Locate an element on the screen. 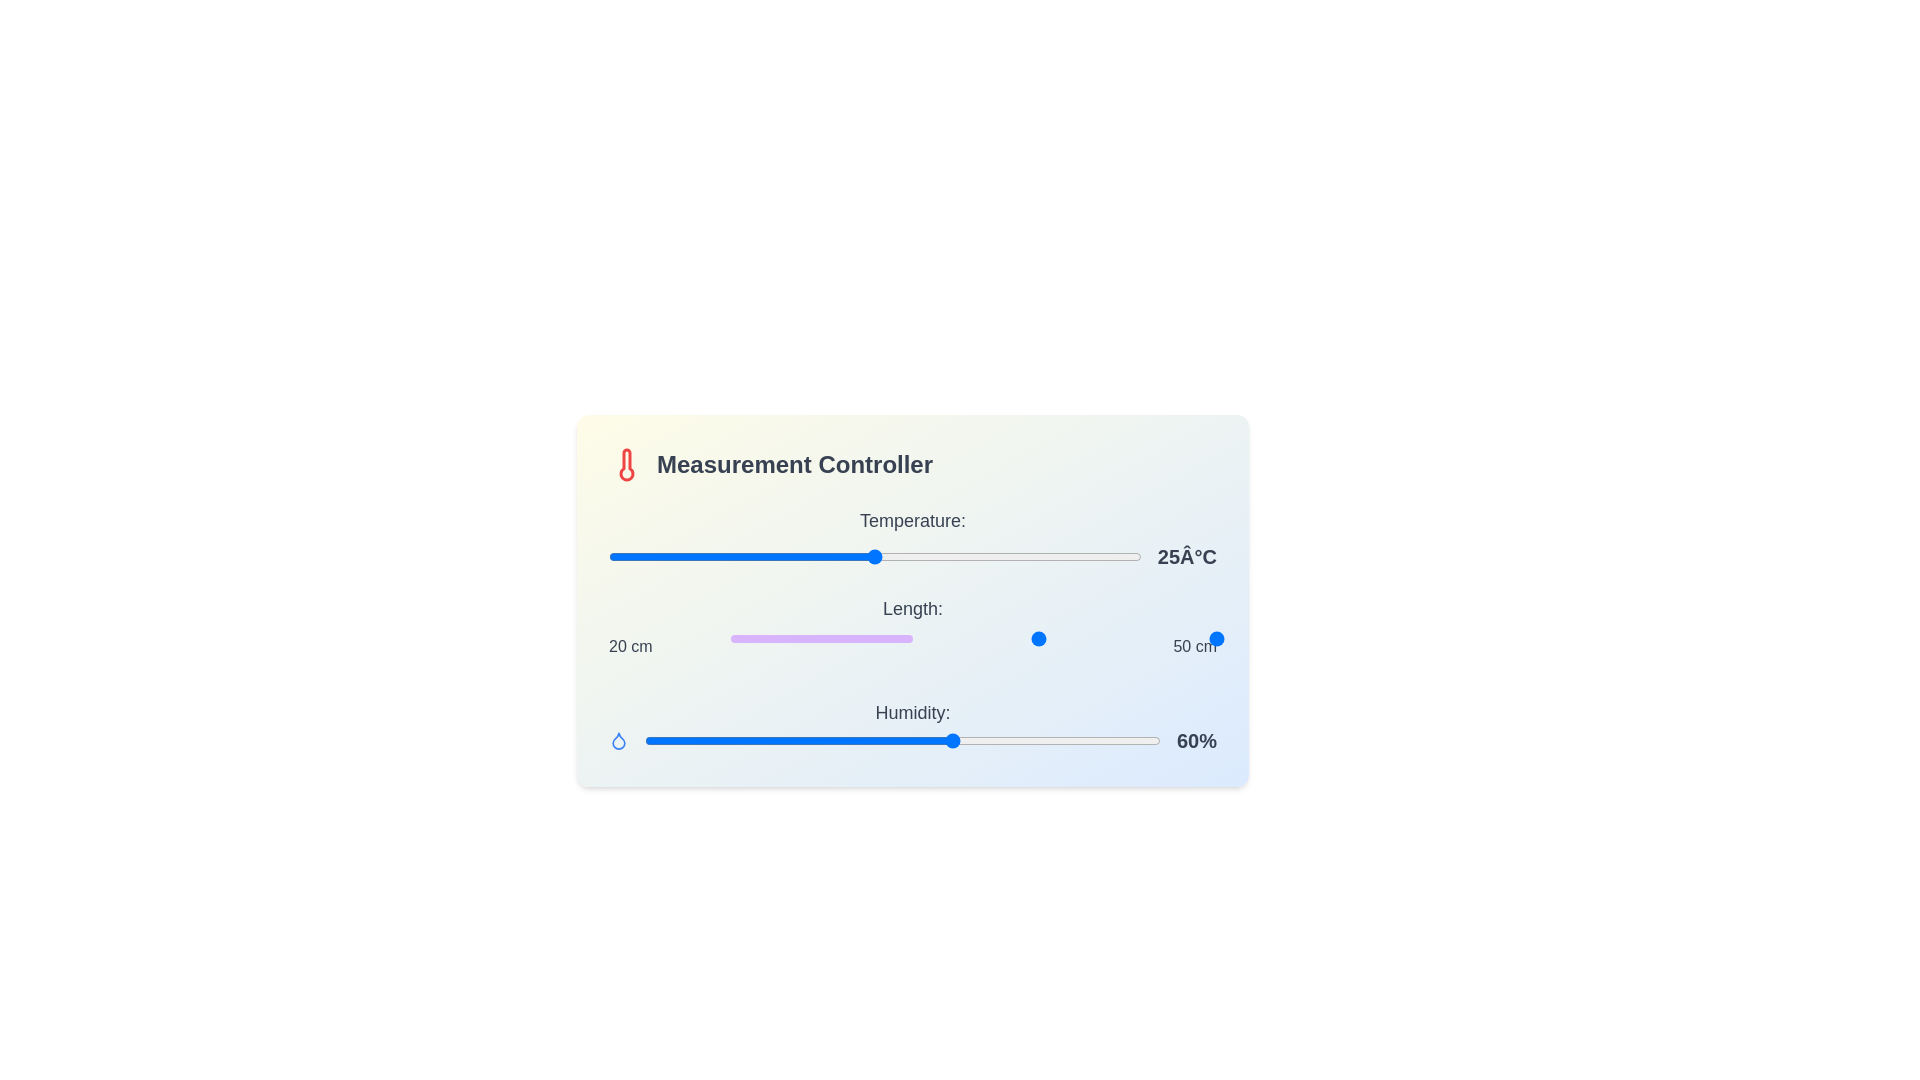 Image resolution: width=1920 pixels, height=1080 pixels. the temperature is located at coordinates (854, 556).